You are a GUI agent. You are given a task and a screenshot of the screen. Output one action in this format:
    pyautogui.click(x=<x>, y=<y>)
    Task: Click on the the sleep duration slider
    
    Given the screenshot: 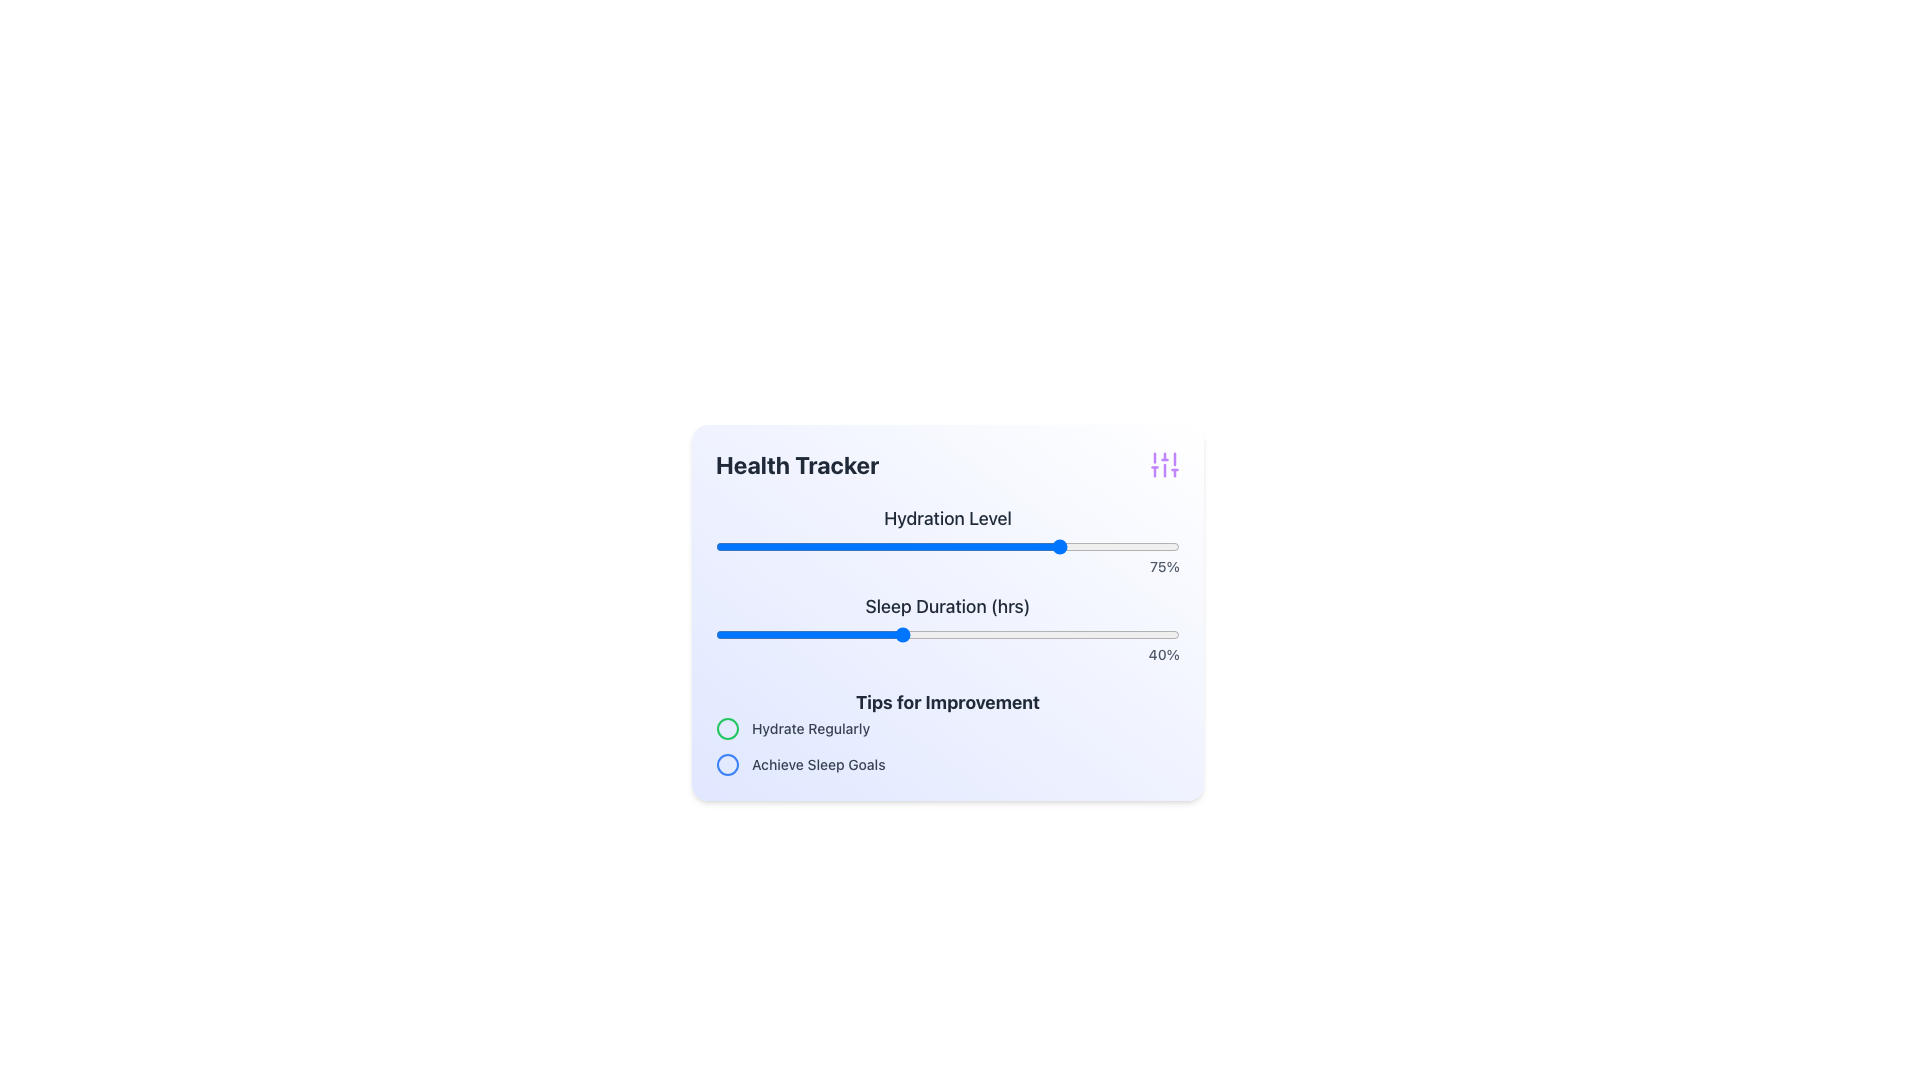 What is the action you would take?
    pyautogui.click(x=1090, y=635)
    